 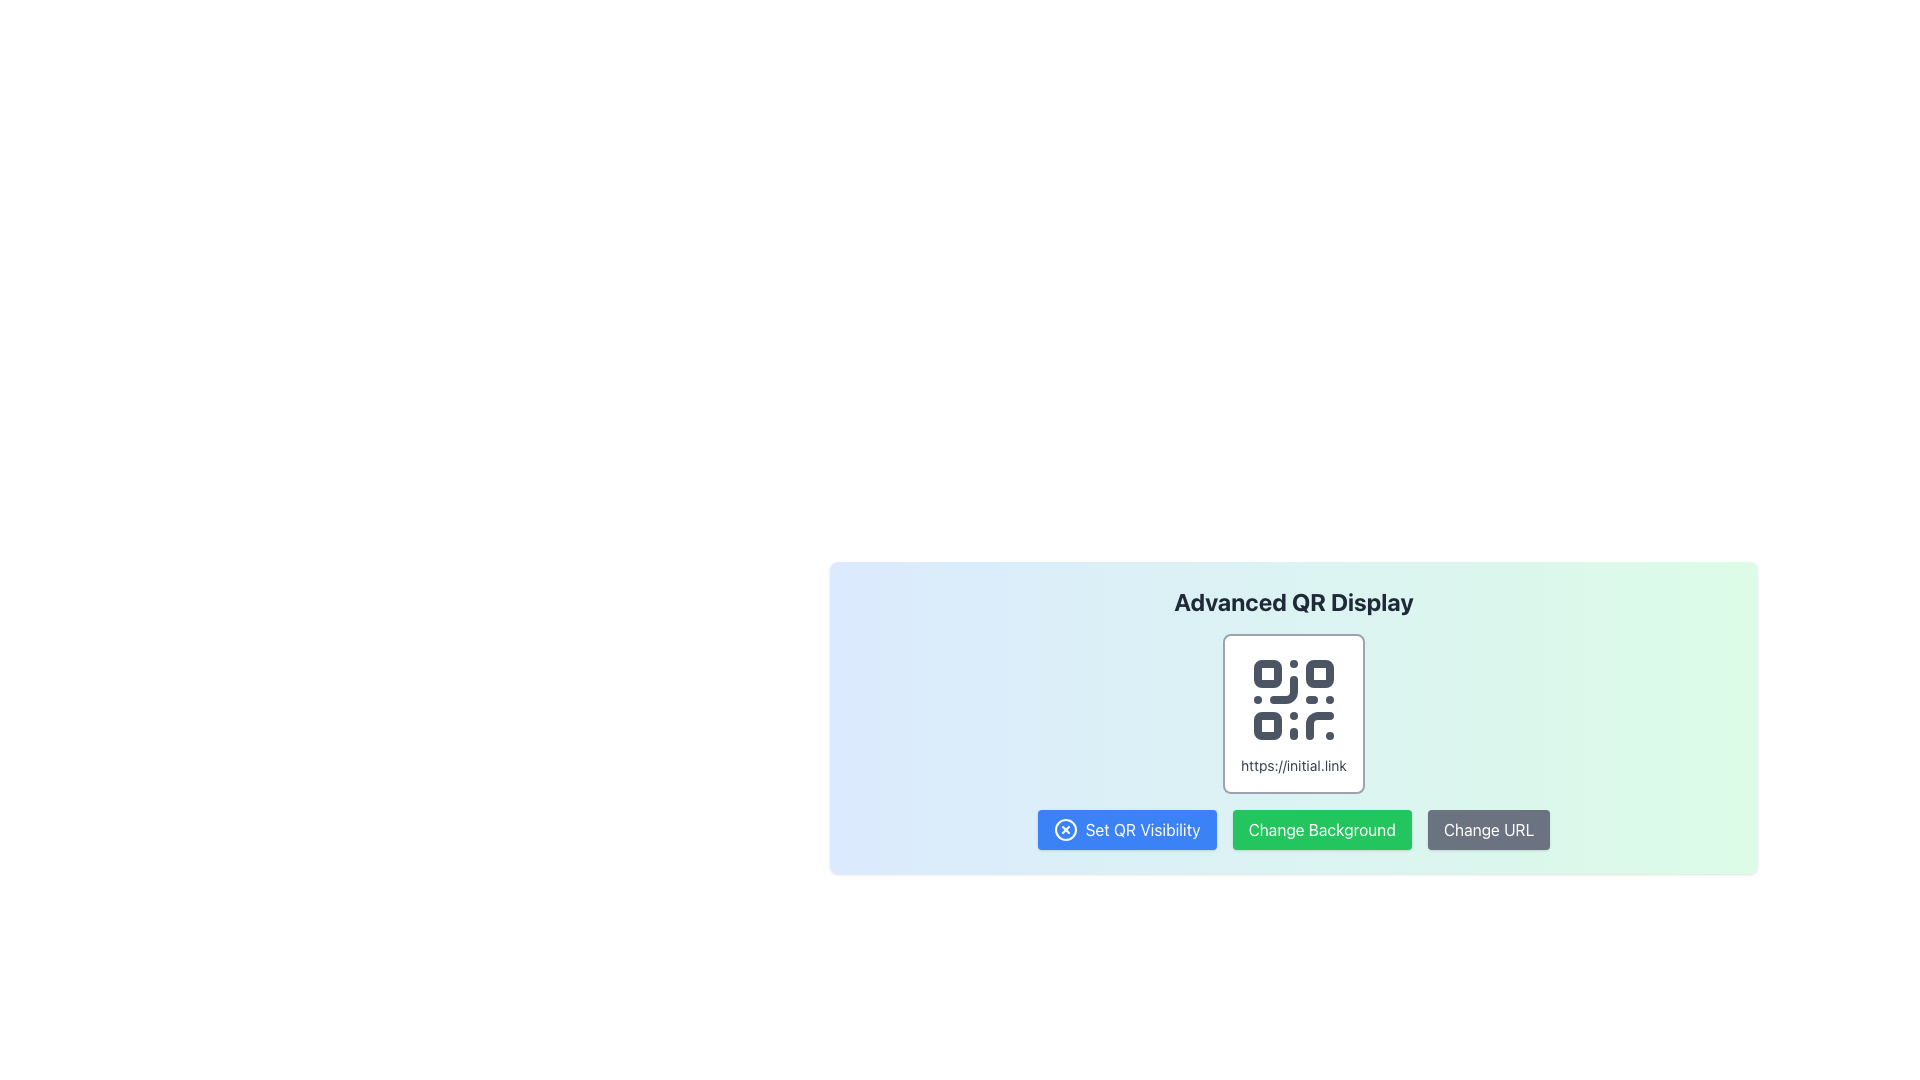 What do you see at coordinates (1064, 829) in the screenshot?
I see `the icon located within the 'Set QR Visibility' button at the bottom-left corner of the displayed section` at bounding box center [1064, 829].